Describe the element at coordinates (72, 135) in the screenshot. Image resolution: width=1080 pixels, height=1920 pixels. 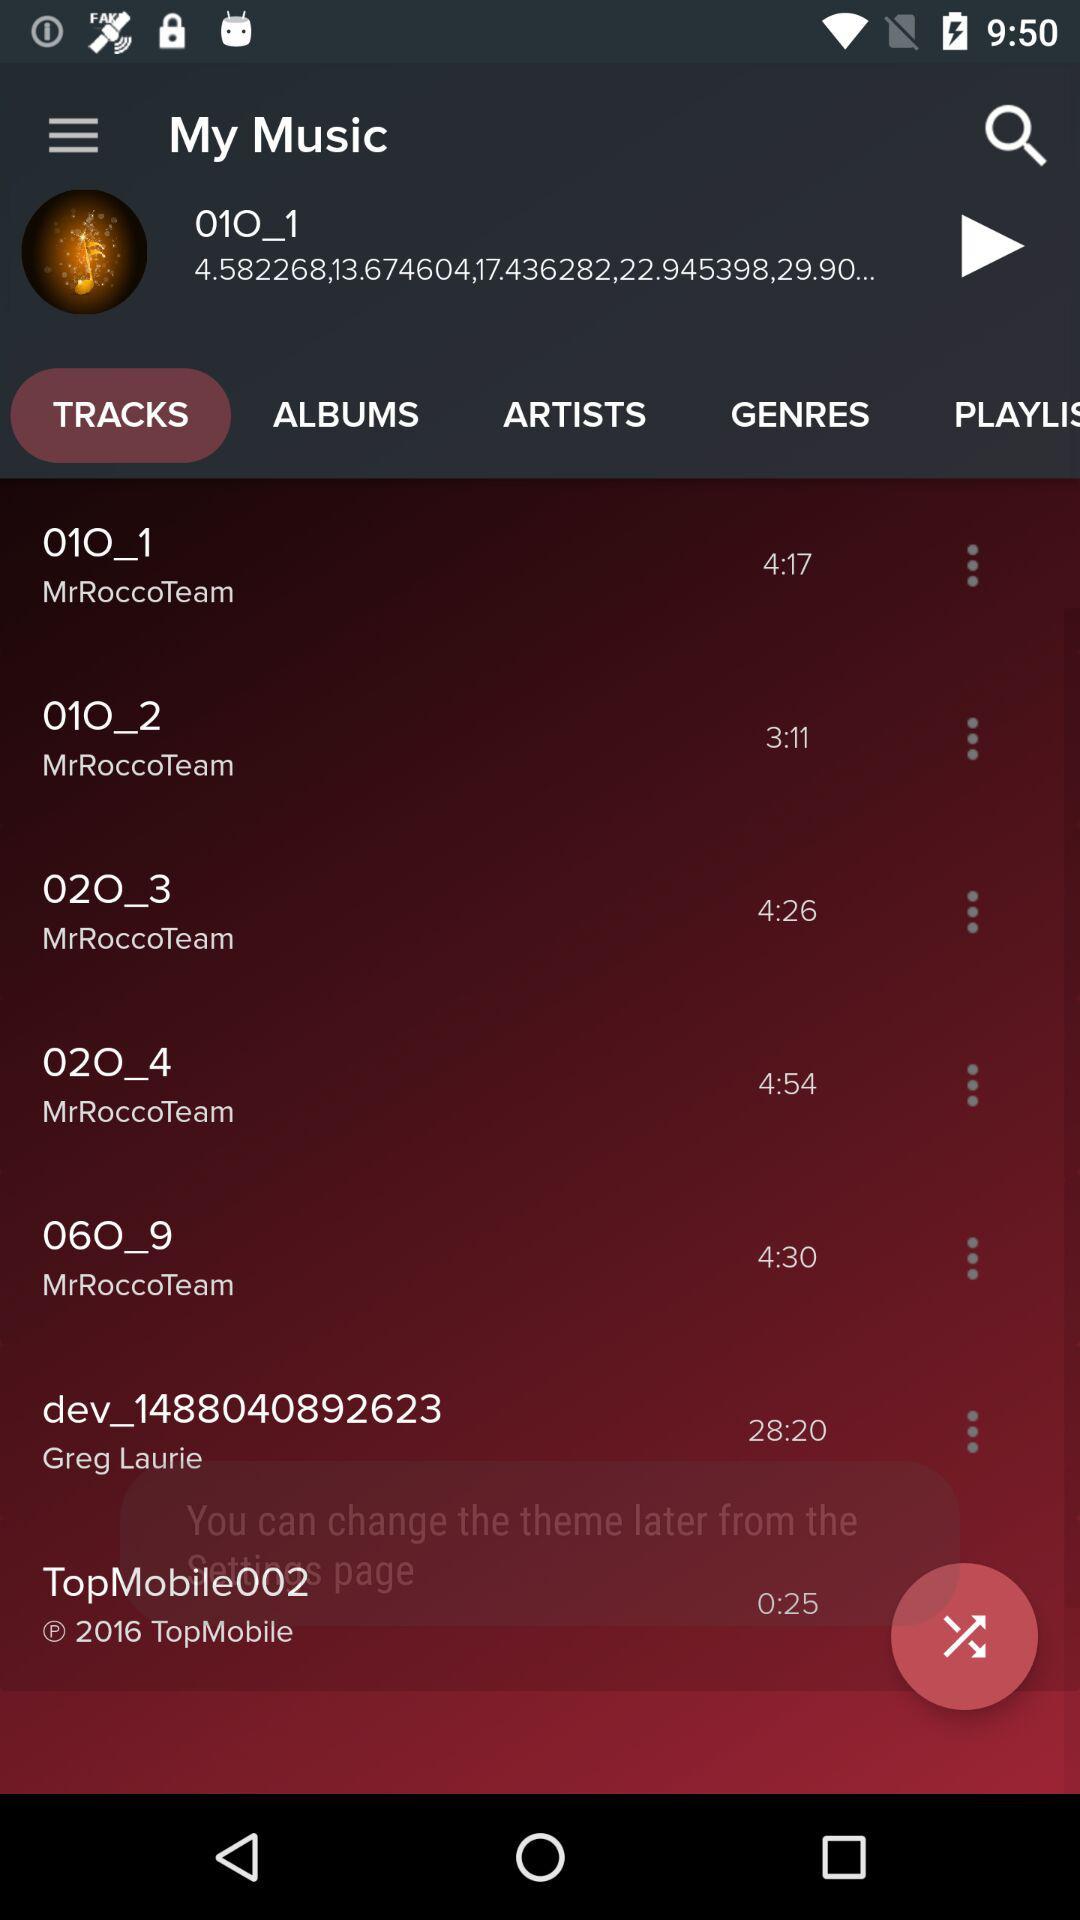
I see `app above tracks item` at that location.